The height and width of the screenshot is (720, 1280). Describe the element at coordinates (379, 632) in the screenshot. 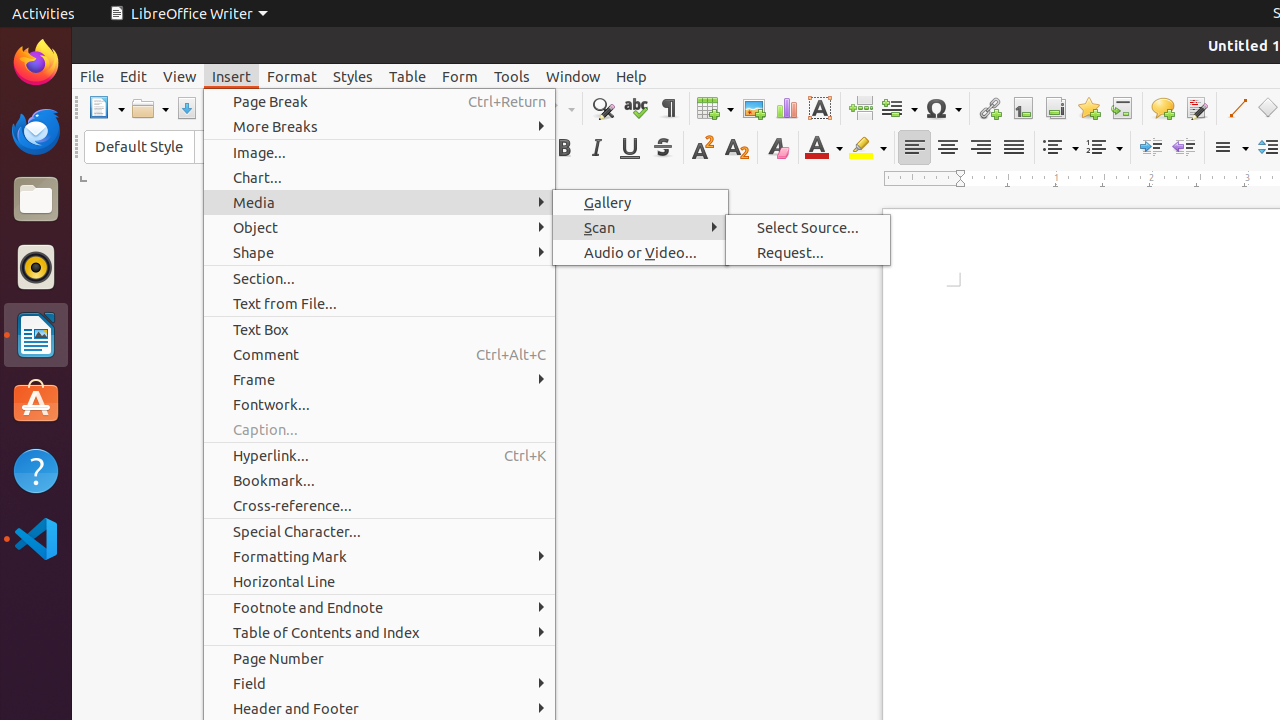

I see `'Table of Contents and Index'` at that location.